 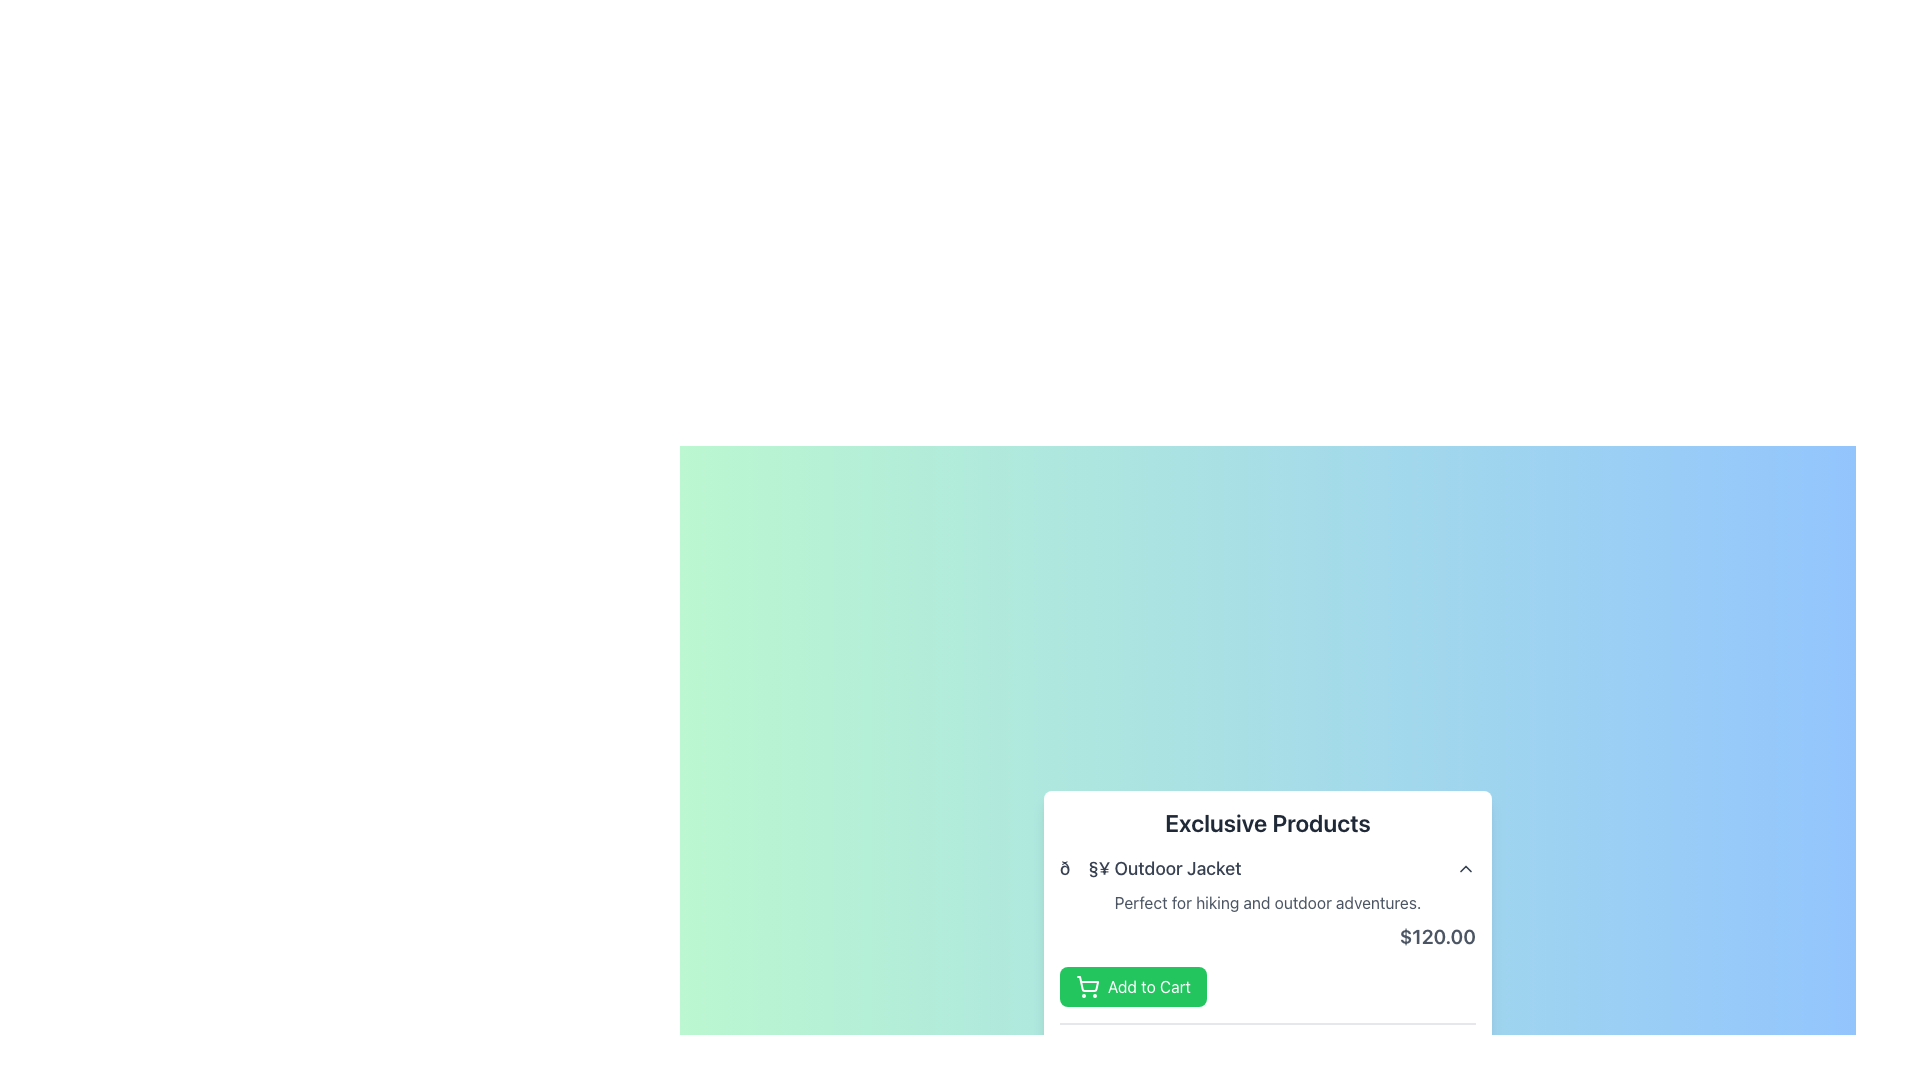 What do you see at coordinates (1150, 867) in the screenshot?
I see `on the product title text label located at the top-left of the product card, which is positioned above the descriptive text paragraph` at bounding box center [1150, 867].